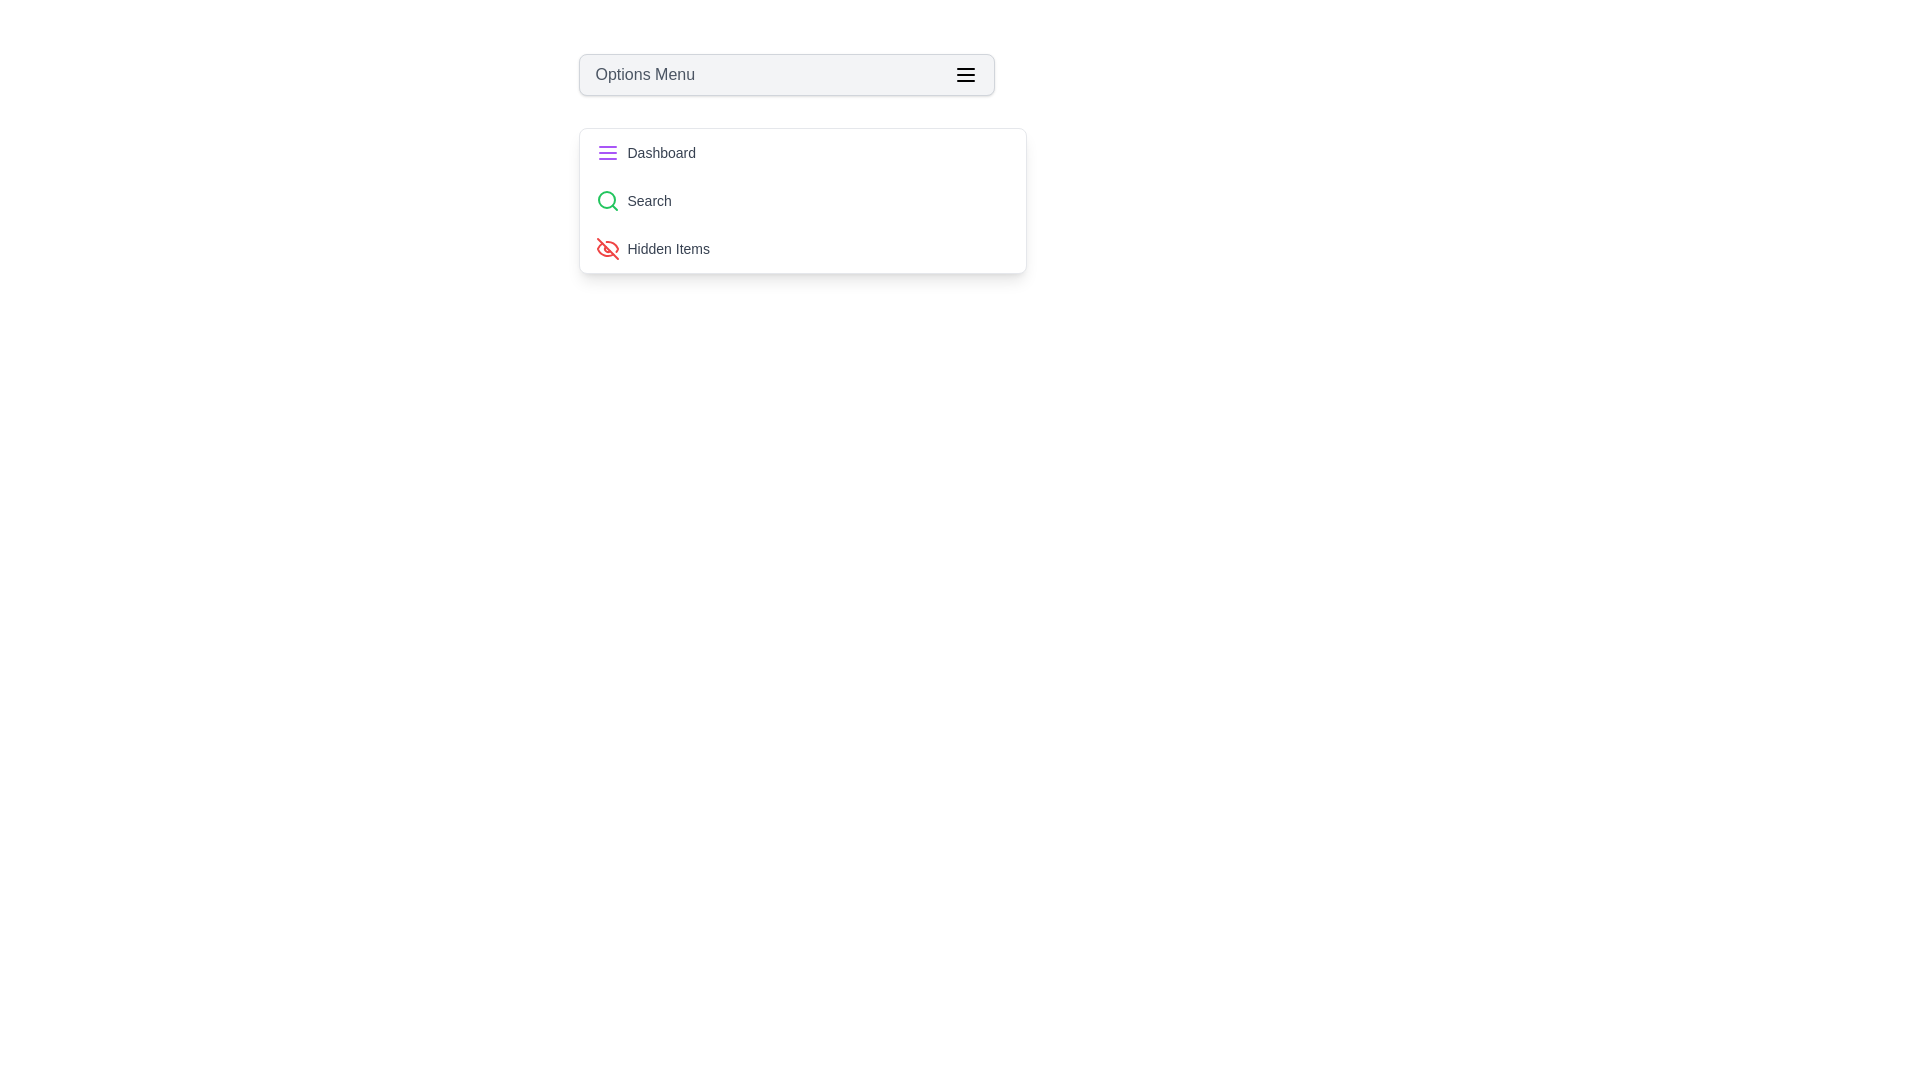 This screenshot has height=1080, width=1920. Describe the element at coordinates (606, 152) in the screenshot. I see `the hamburger menu icon, which is a small purple icon with three horizontal lines located to the left of the 'Dashboard' text label in the first entry of the vertical menu` at that location.